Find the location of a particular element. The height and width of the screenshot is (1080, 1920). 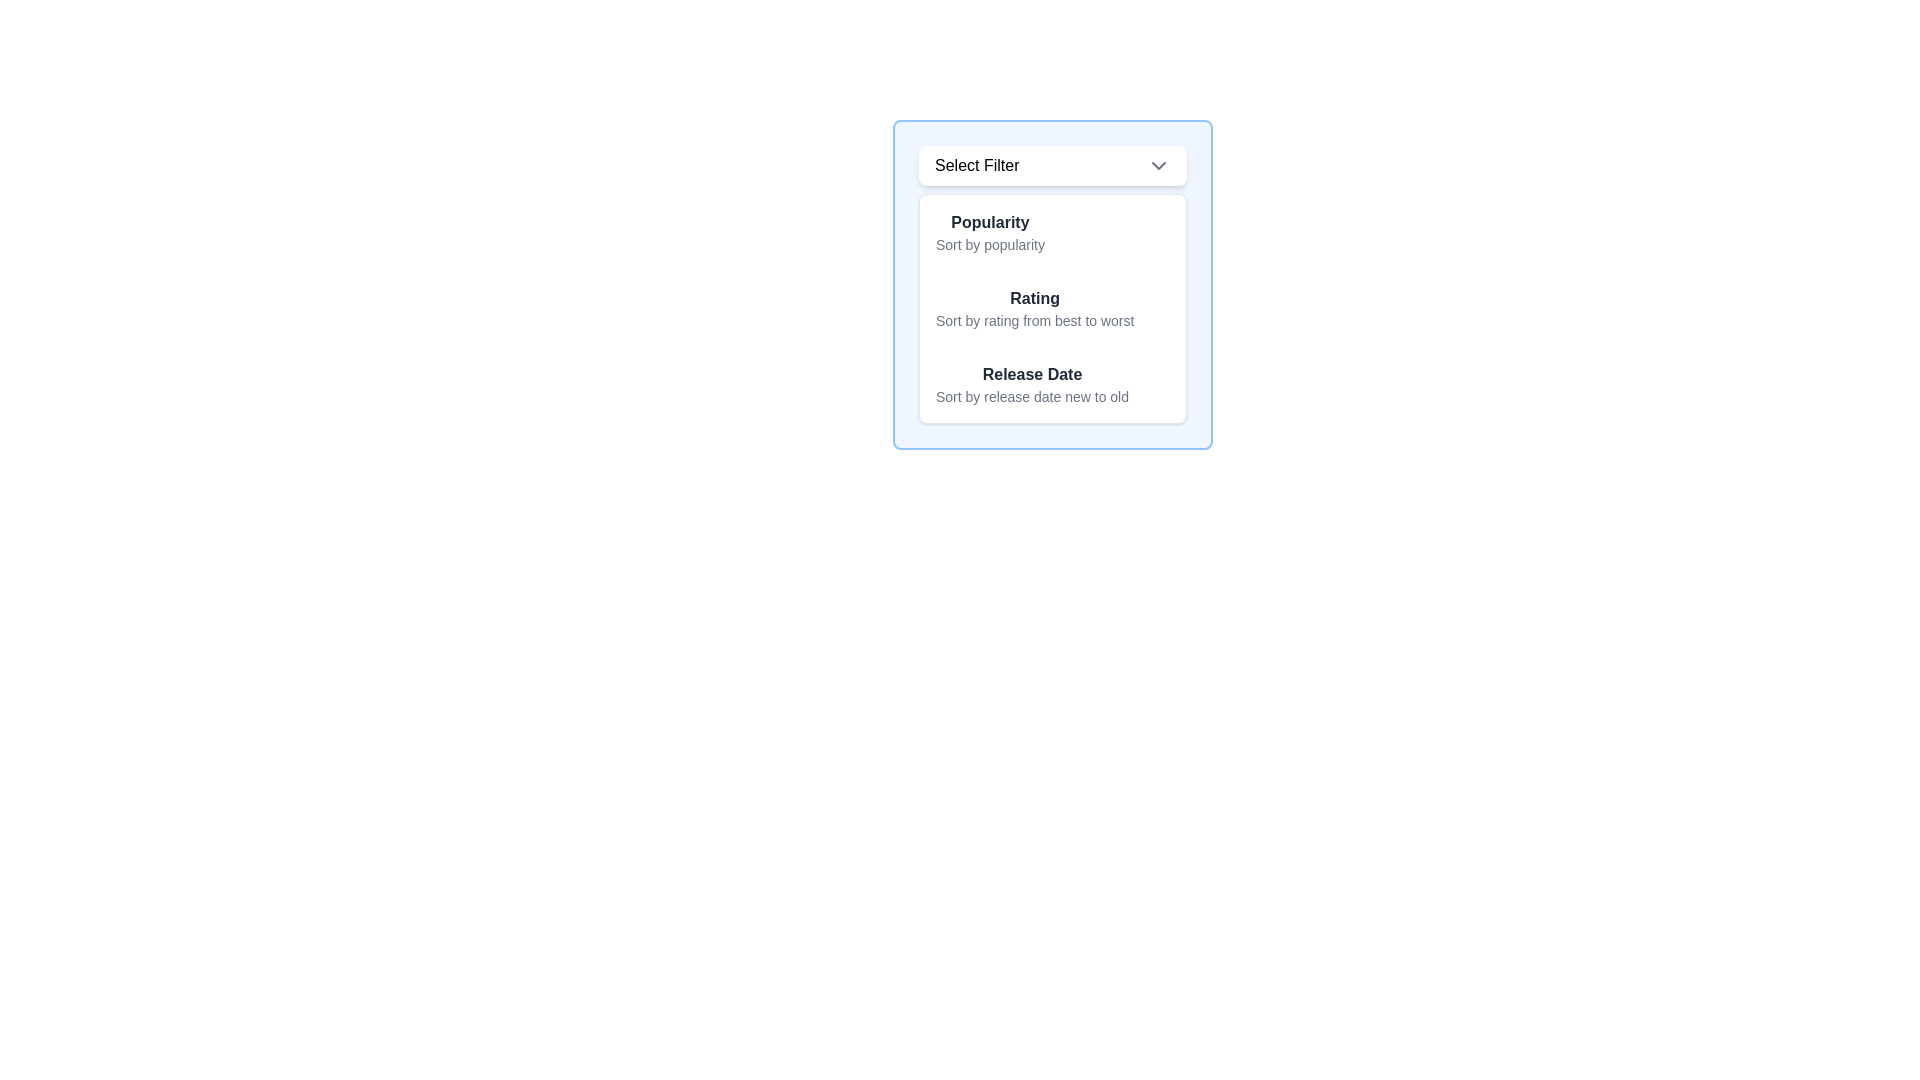

the 'Popularity' option in the 'Select Filter' dropdown menu is located at coordinates (990, 231).